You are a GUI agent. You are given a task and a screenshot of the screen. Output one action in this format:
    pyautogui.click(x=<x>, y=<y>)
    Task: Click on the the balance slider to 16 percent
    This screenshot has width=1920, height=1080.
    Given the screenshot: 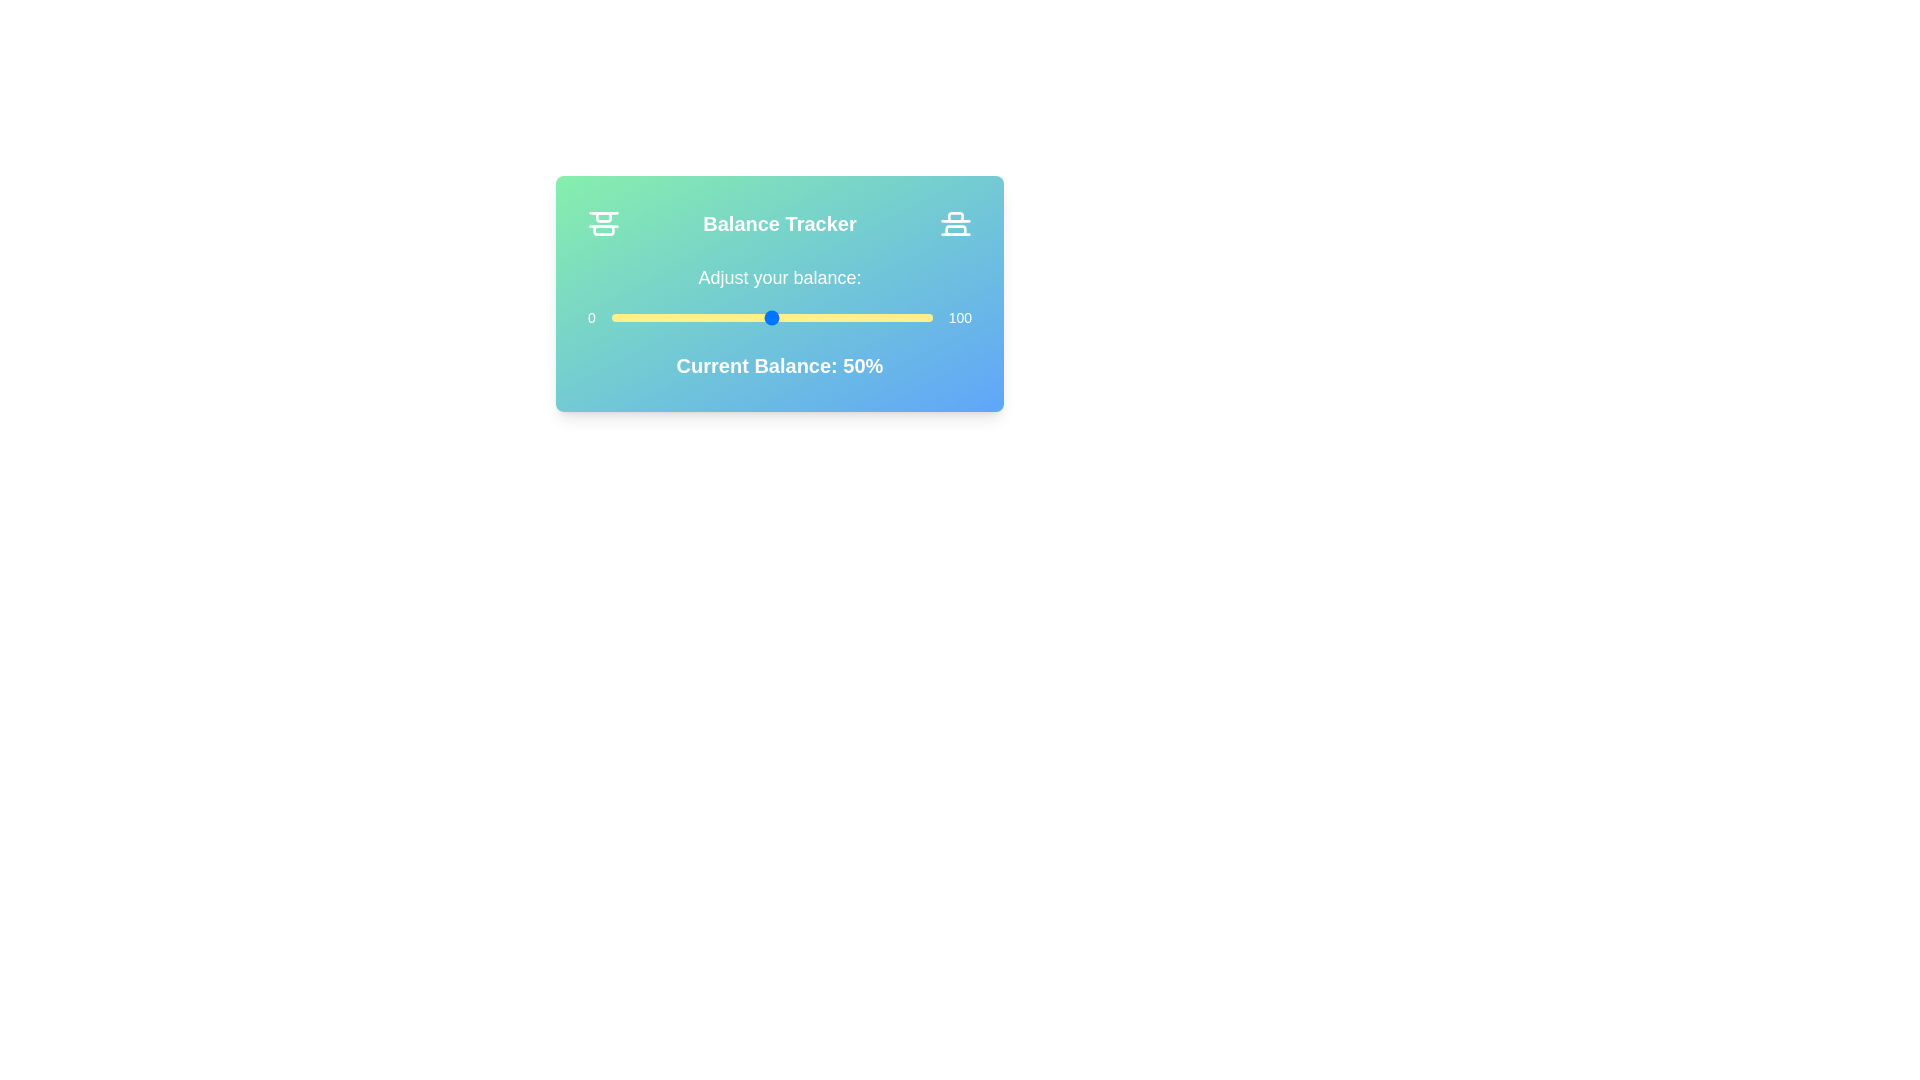 What is the action you would take?
    pyautogui.click(x=663, y=316)
    